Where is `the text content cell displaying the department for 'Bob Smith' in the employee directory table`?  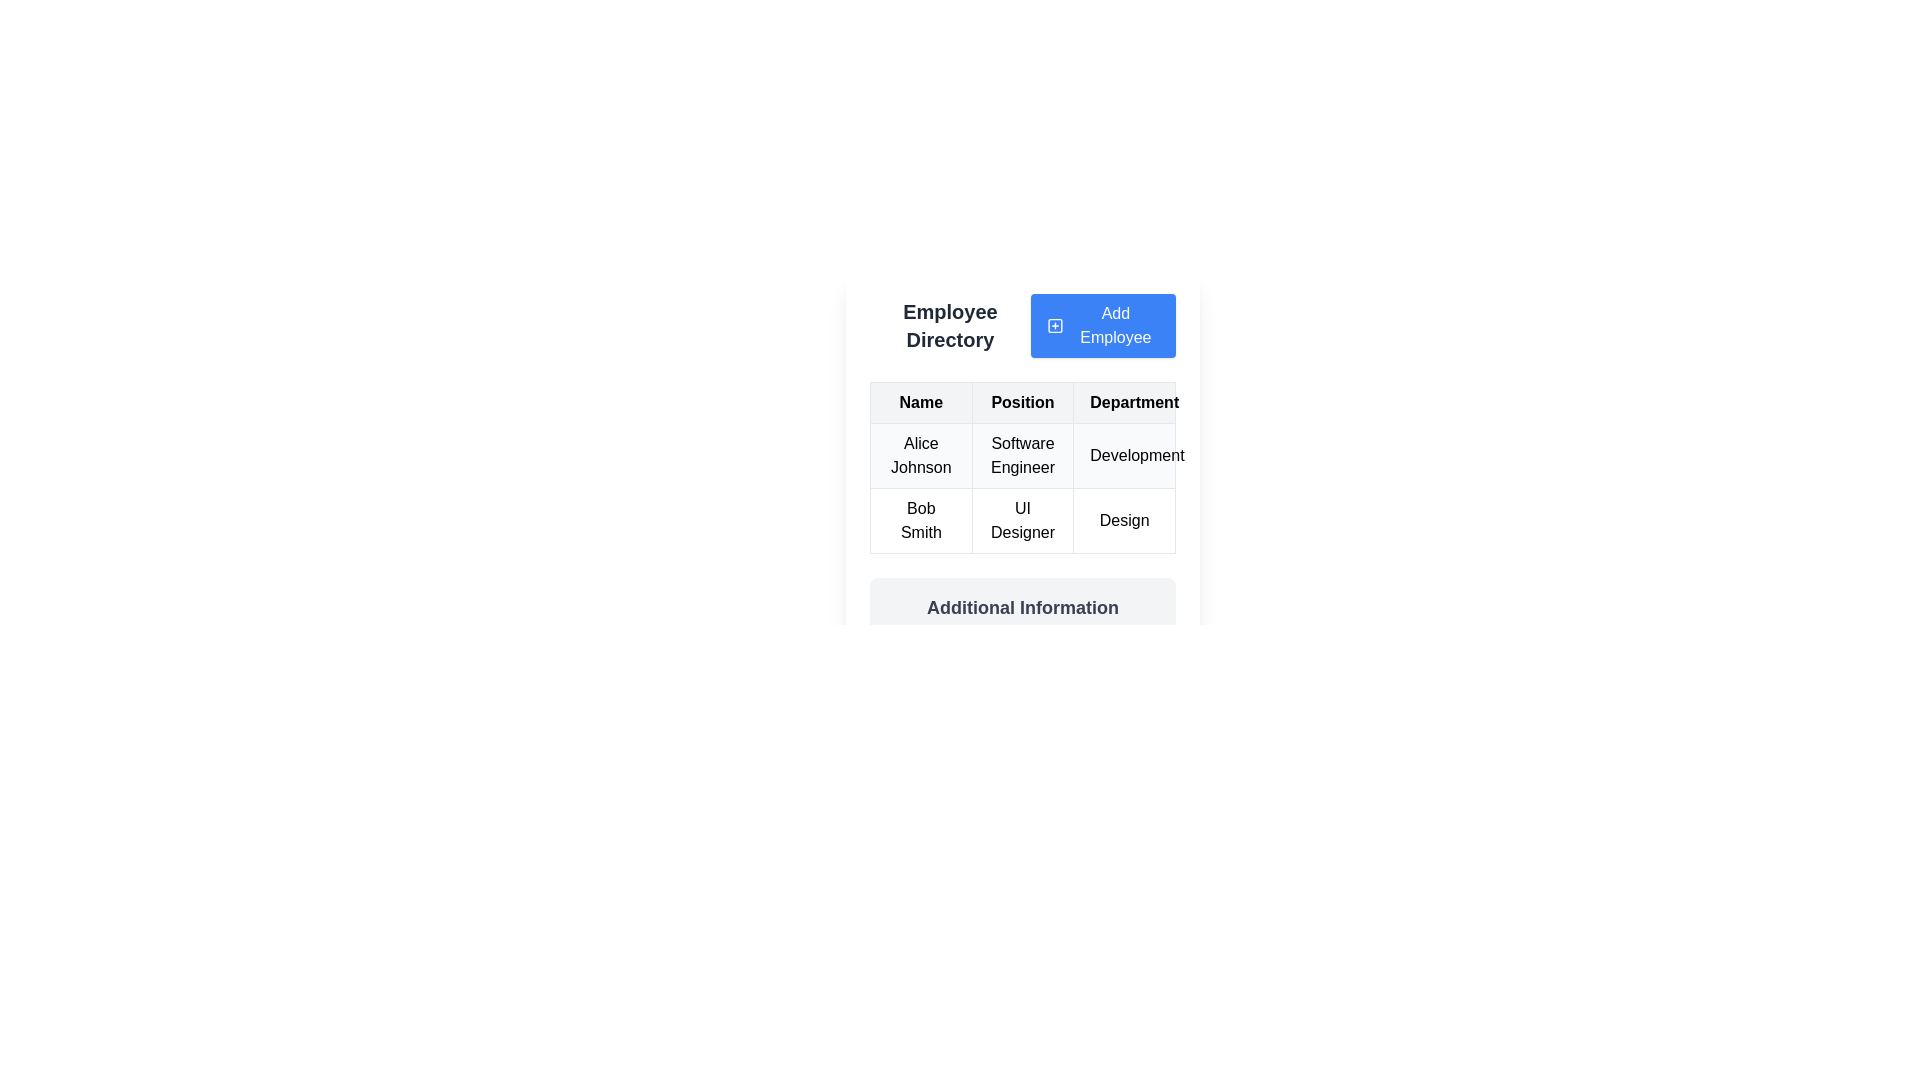
the text content cell displaying the department for 'Bob Smith' in the employee directory table is located at coordinates (1124, 519).